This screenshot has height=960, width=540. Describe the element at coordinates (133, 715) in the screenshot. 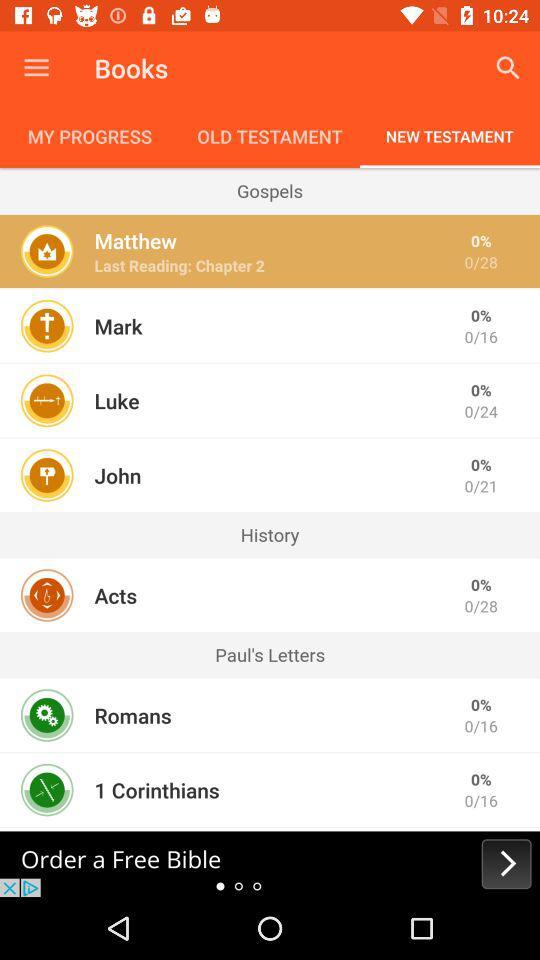

I see `the romans` at that location.